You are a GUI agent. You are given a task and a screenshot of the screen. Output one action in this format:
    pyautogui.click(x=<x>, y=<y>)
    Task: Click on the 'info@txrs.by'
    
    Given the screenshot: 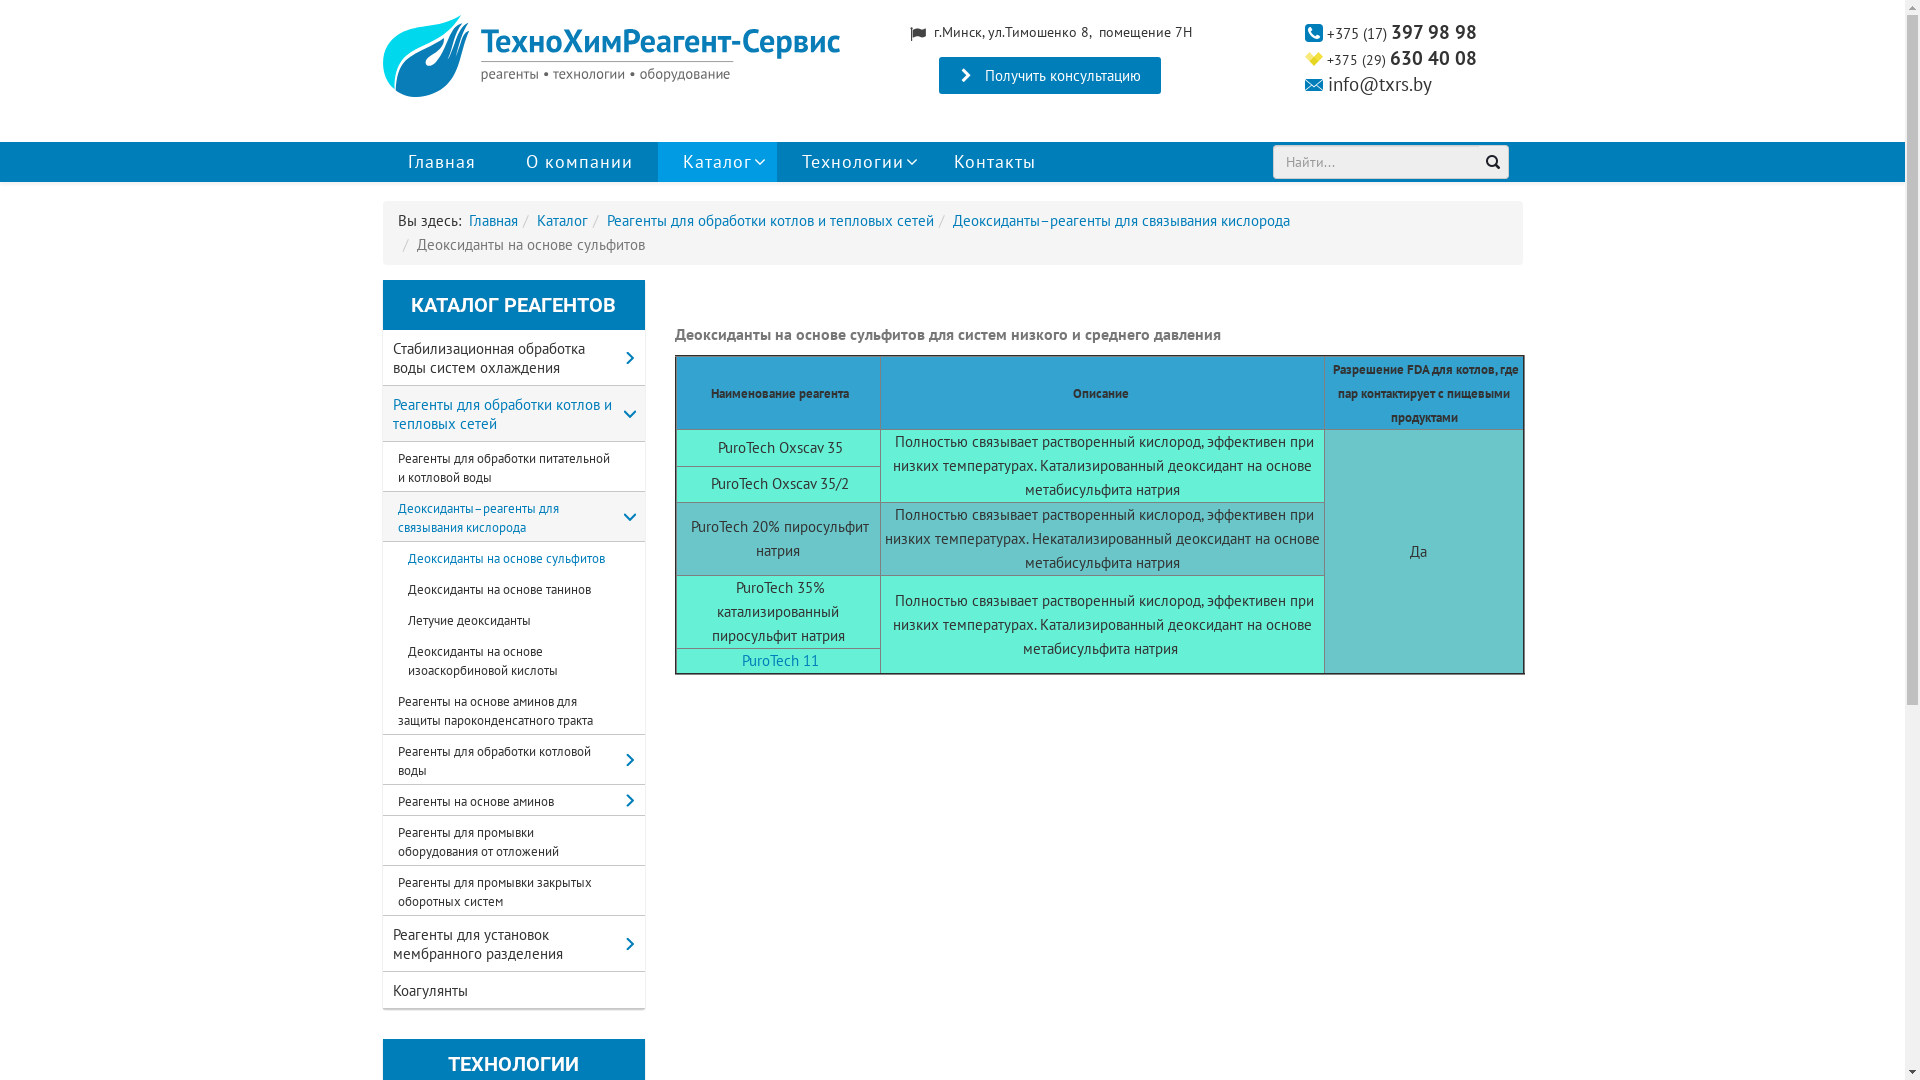 What is the action you would take?
    pyautogui.click(x=1379, y=83)
    